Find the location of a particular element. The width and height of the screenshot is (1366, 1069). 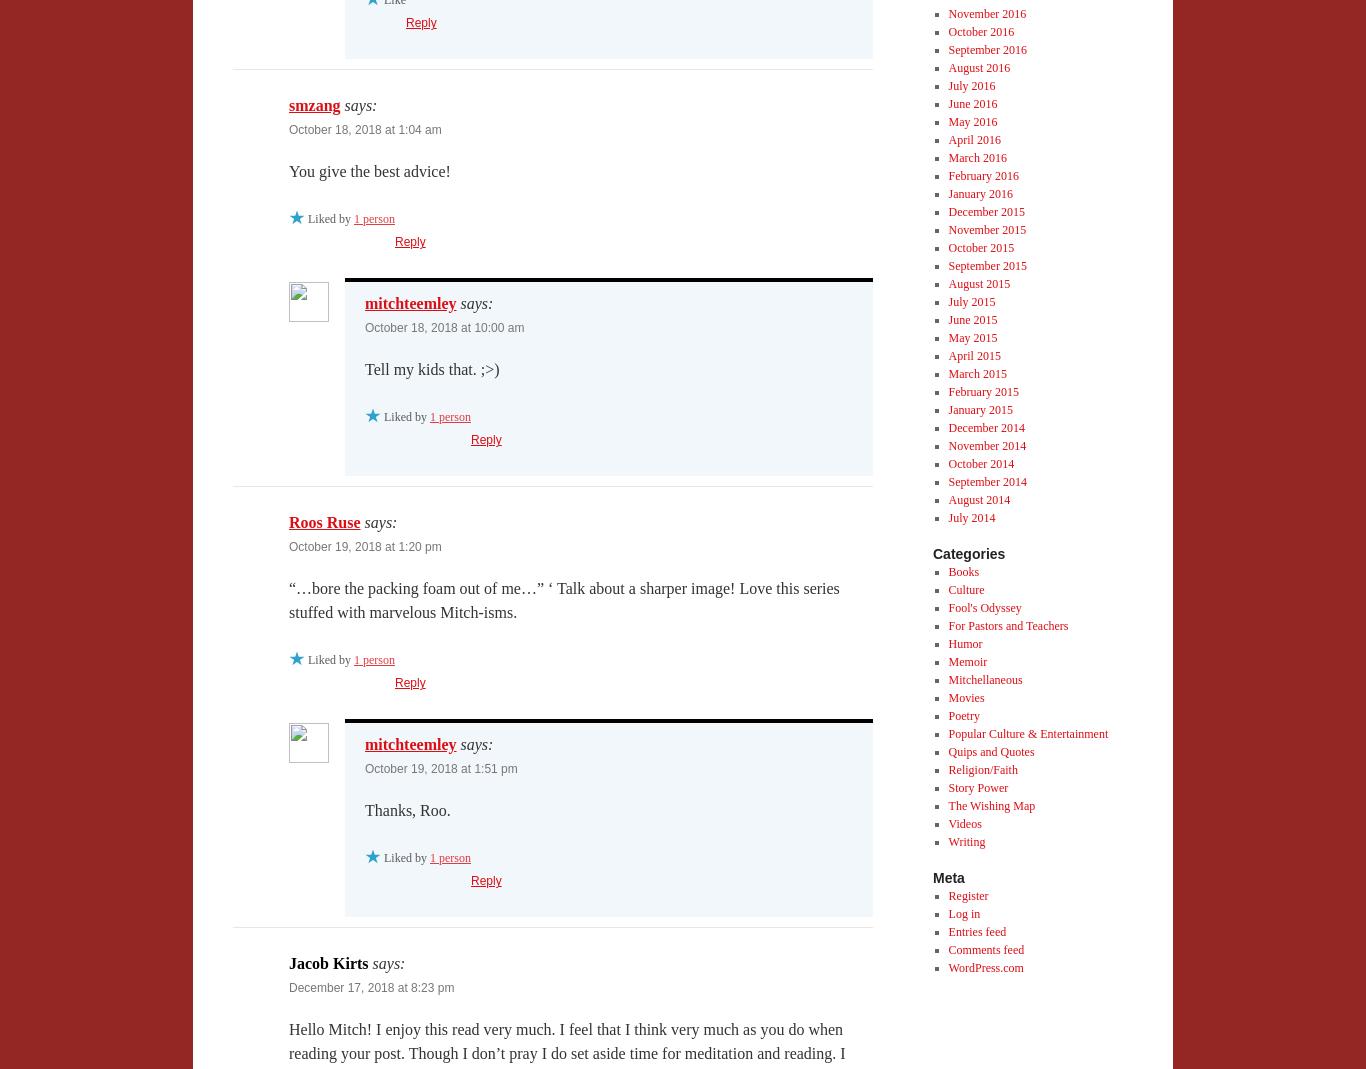

'Writing' is located at coordinates (948, 840).